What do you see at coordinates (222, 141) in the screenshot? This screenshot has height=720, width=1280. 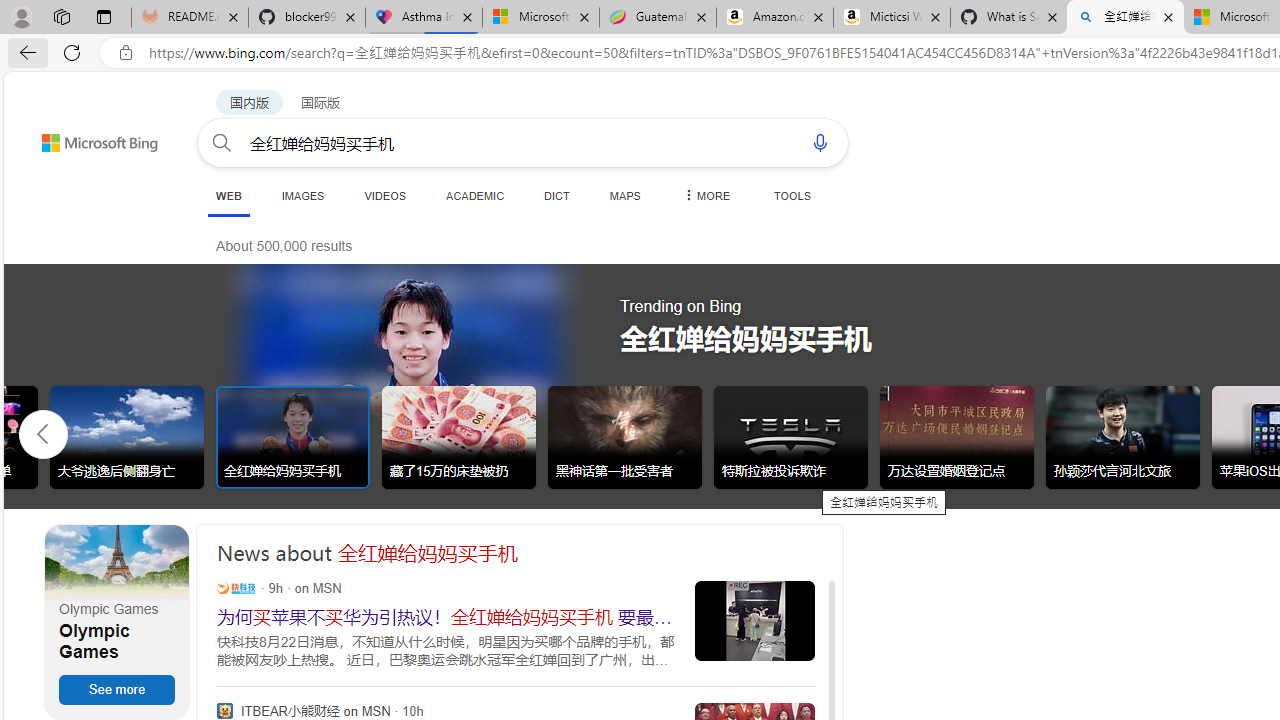 I see `'Search button'` at bounding box center [222, 141].